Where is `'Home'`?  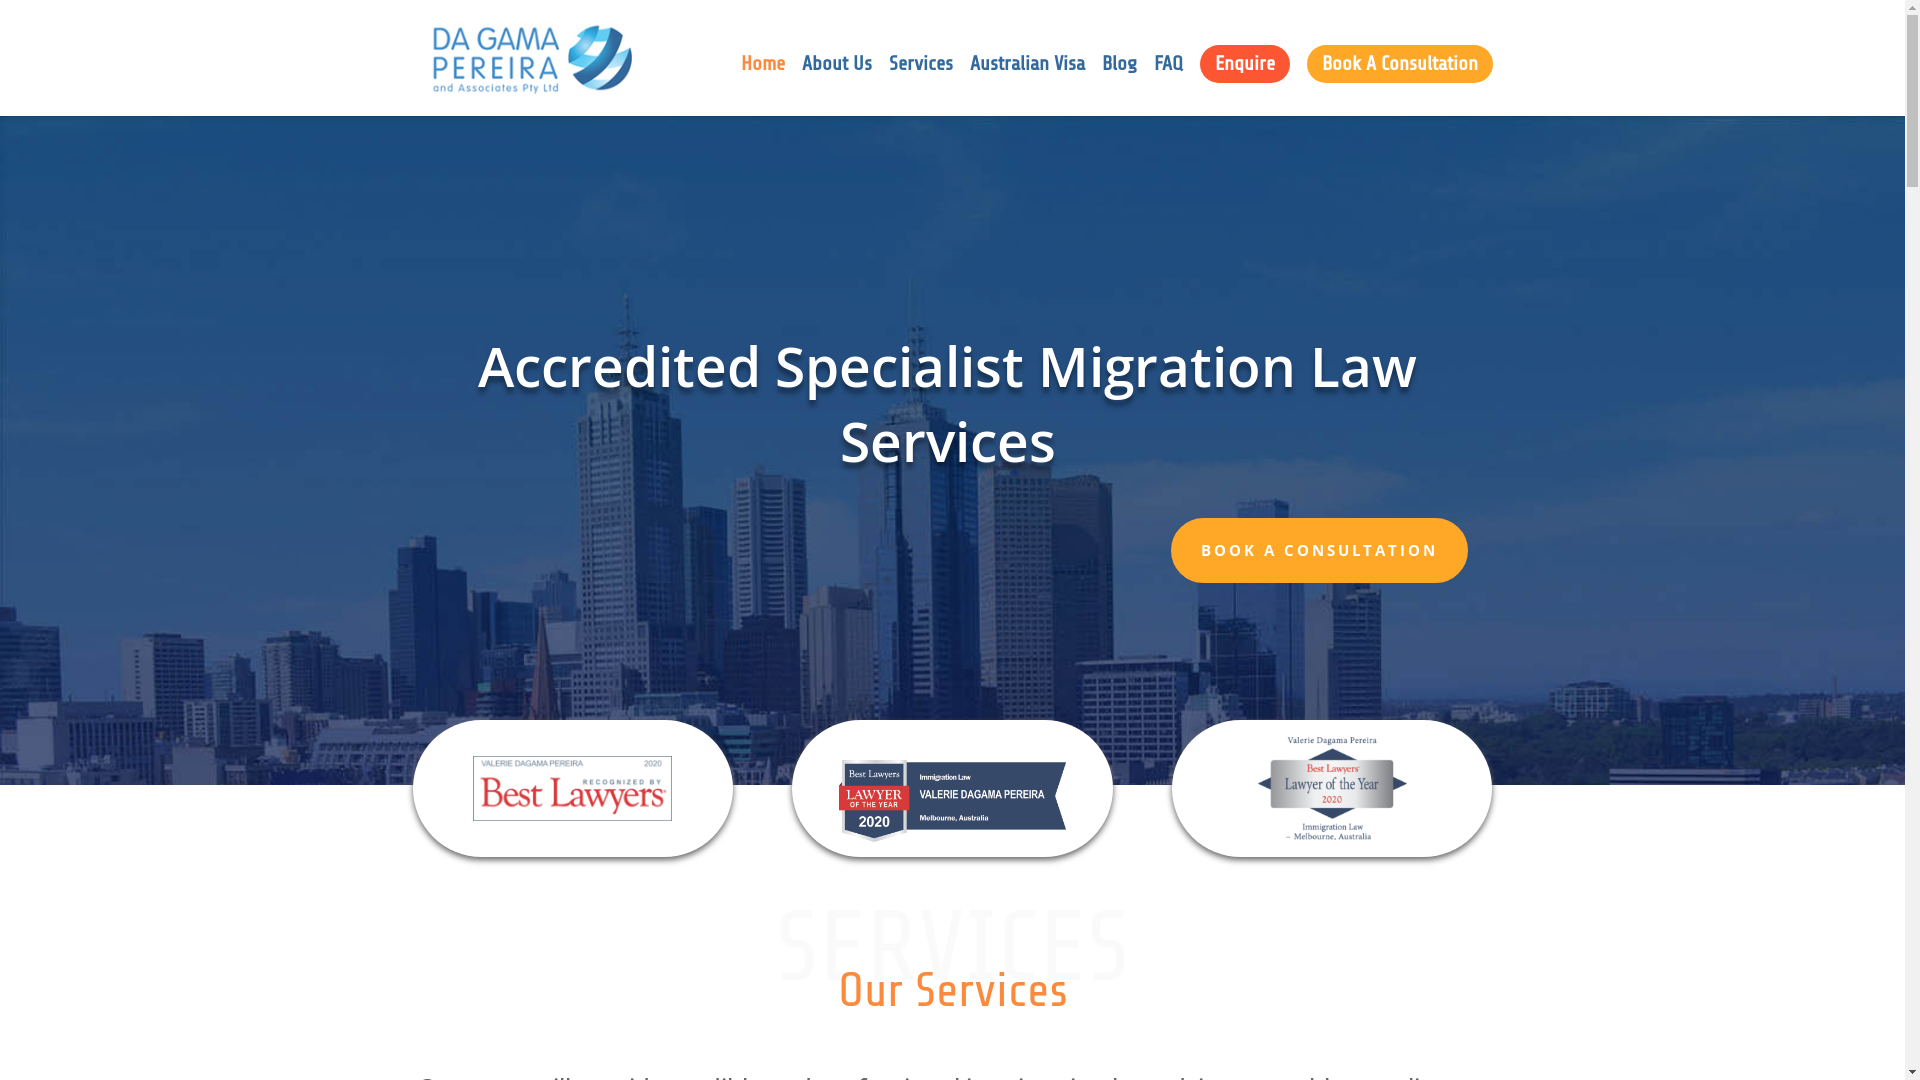
'Home' is located at coordinates (761, 85).